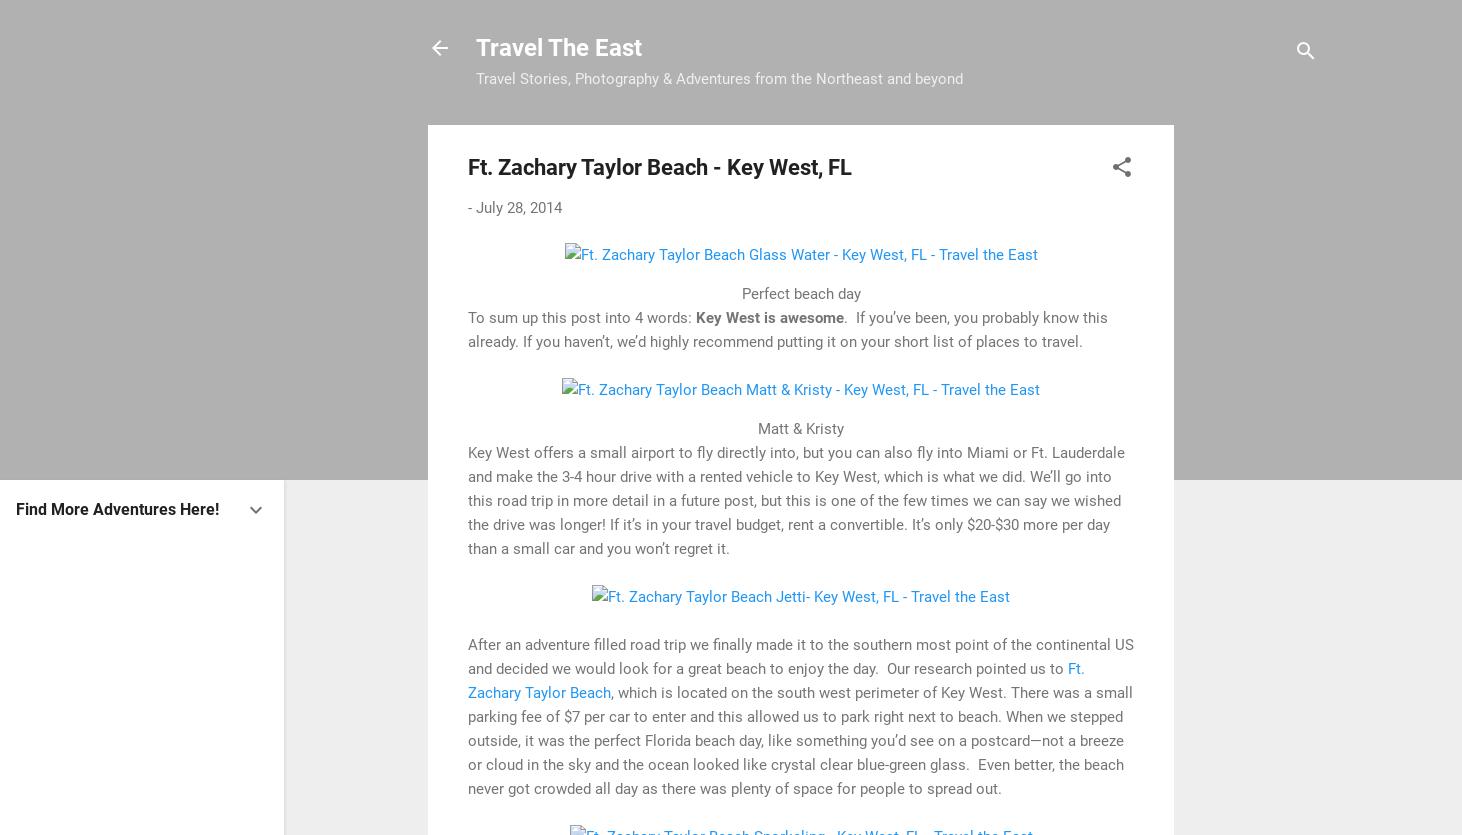  What do you see at coordinates (739, 292) in the screenshot?
I see `'Perfect beach day'` at bounding box center [739, 292].